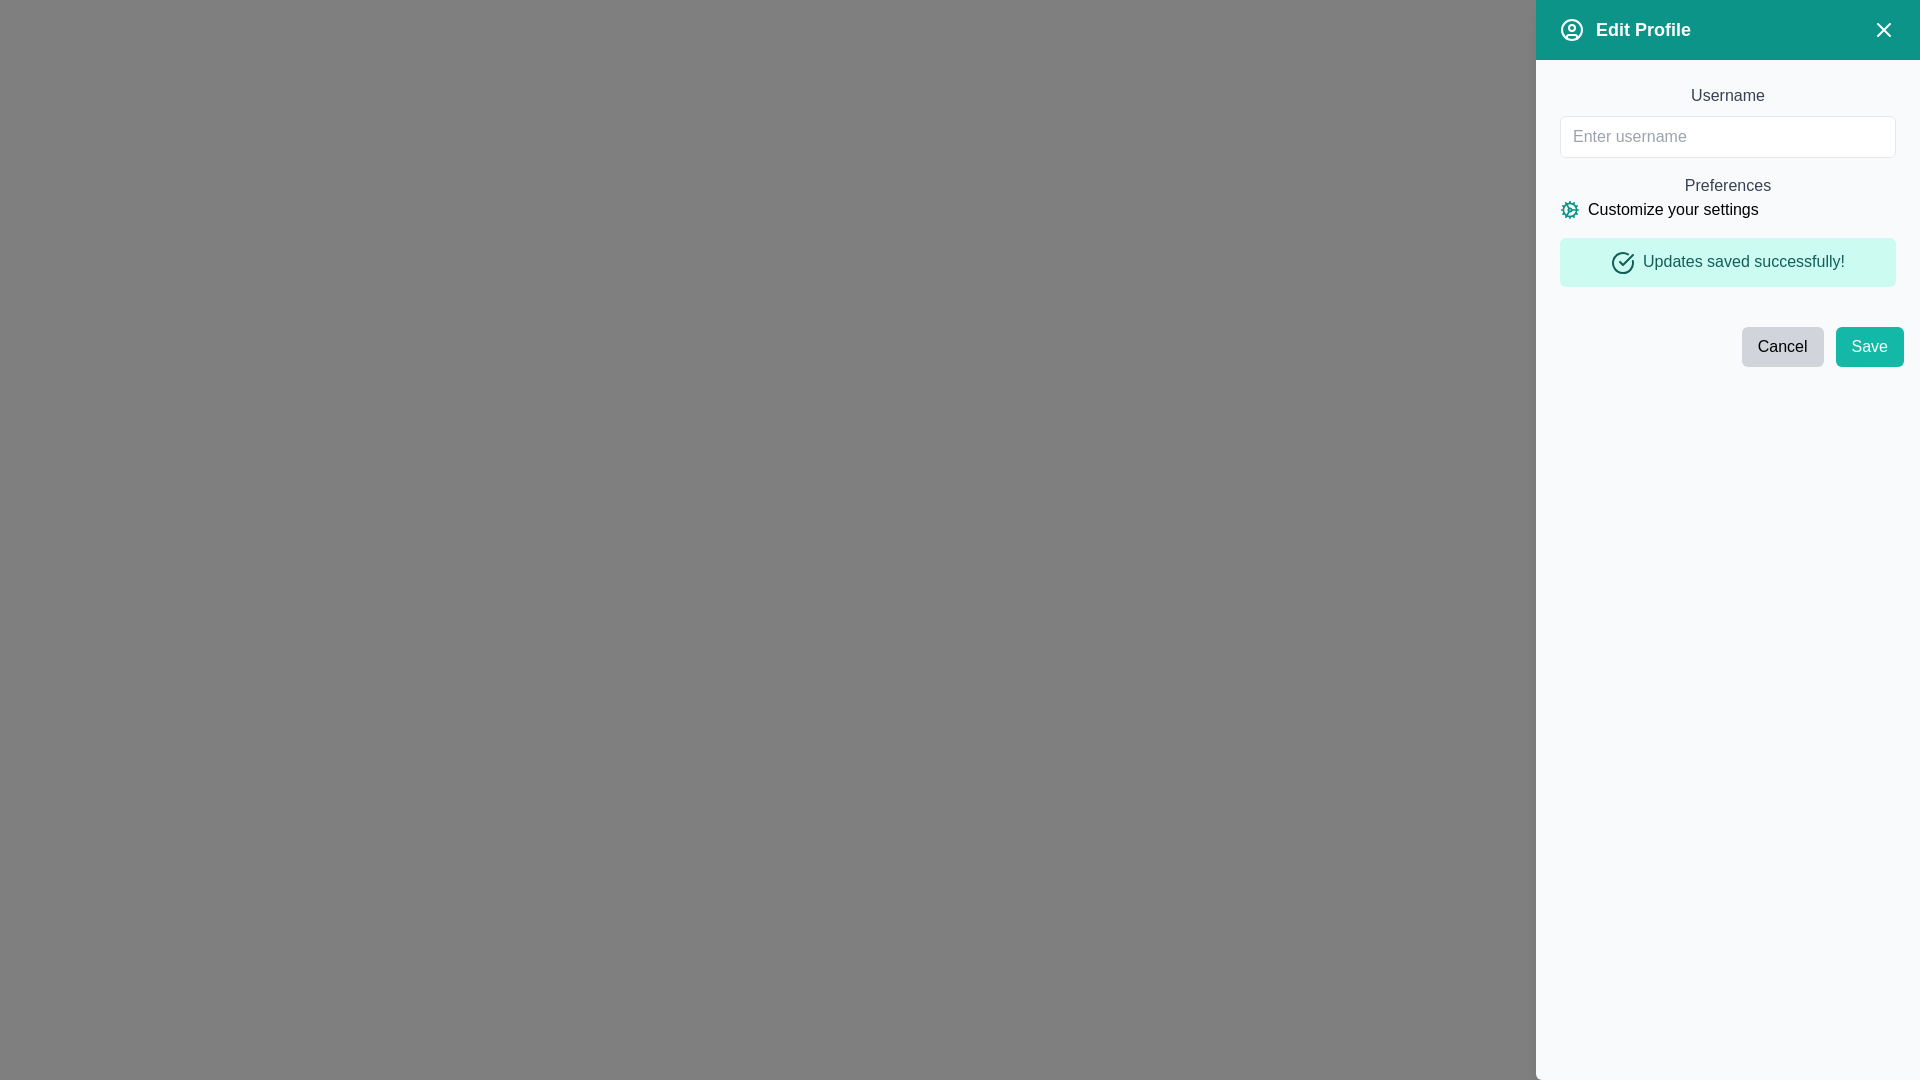 The width and height of the screenshot is (1920, 1080). Describe the element at coordinates (1727, 261) in the screenshot. I see `the Feedback banner displaying 'Updates saved successfully!' with a checkmark icon, positioned near the center-right of the interface` at that location.